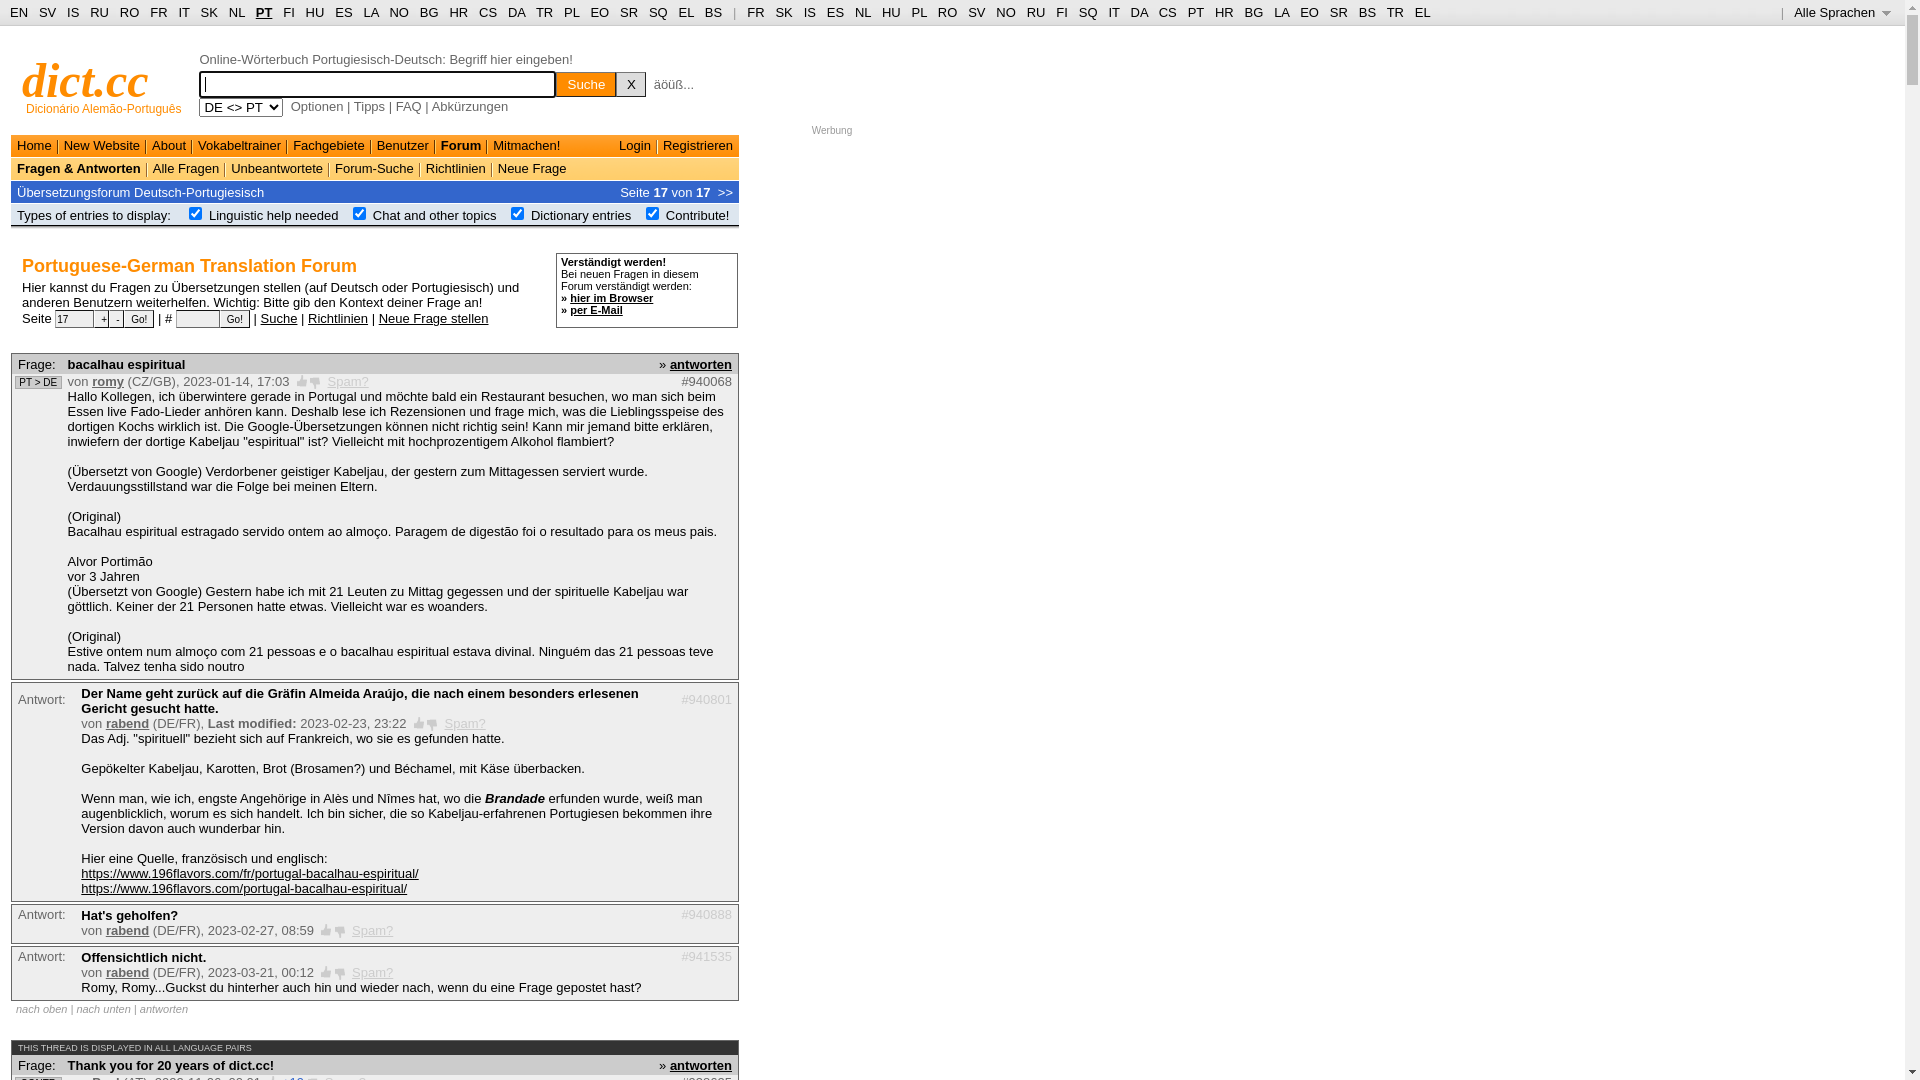 Image resolution: width=1920 pixels, height=1080 pixels. I want to click on 'IS', so click(804, 12).